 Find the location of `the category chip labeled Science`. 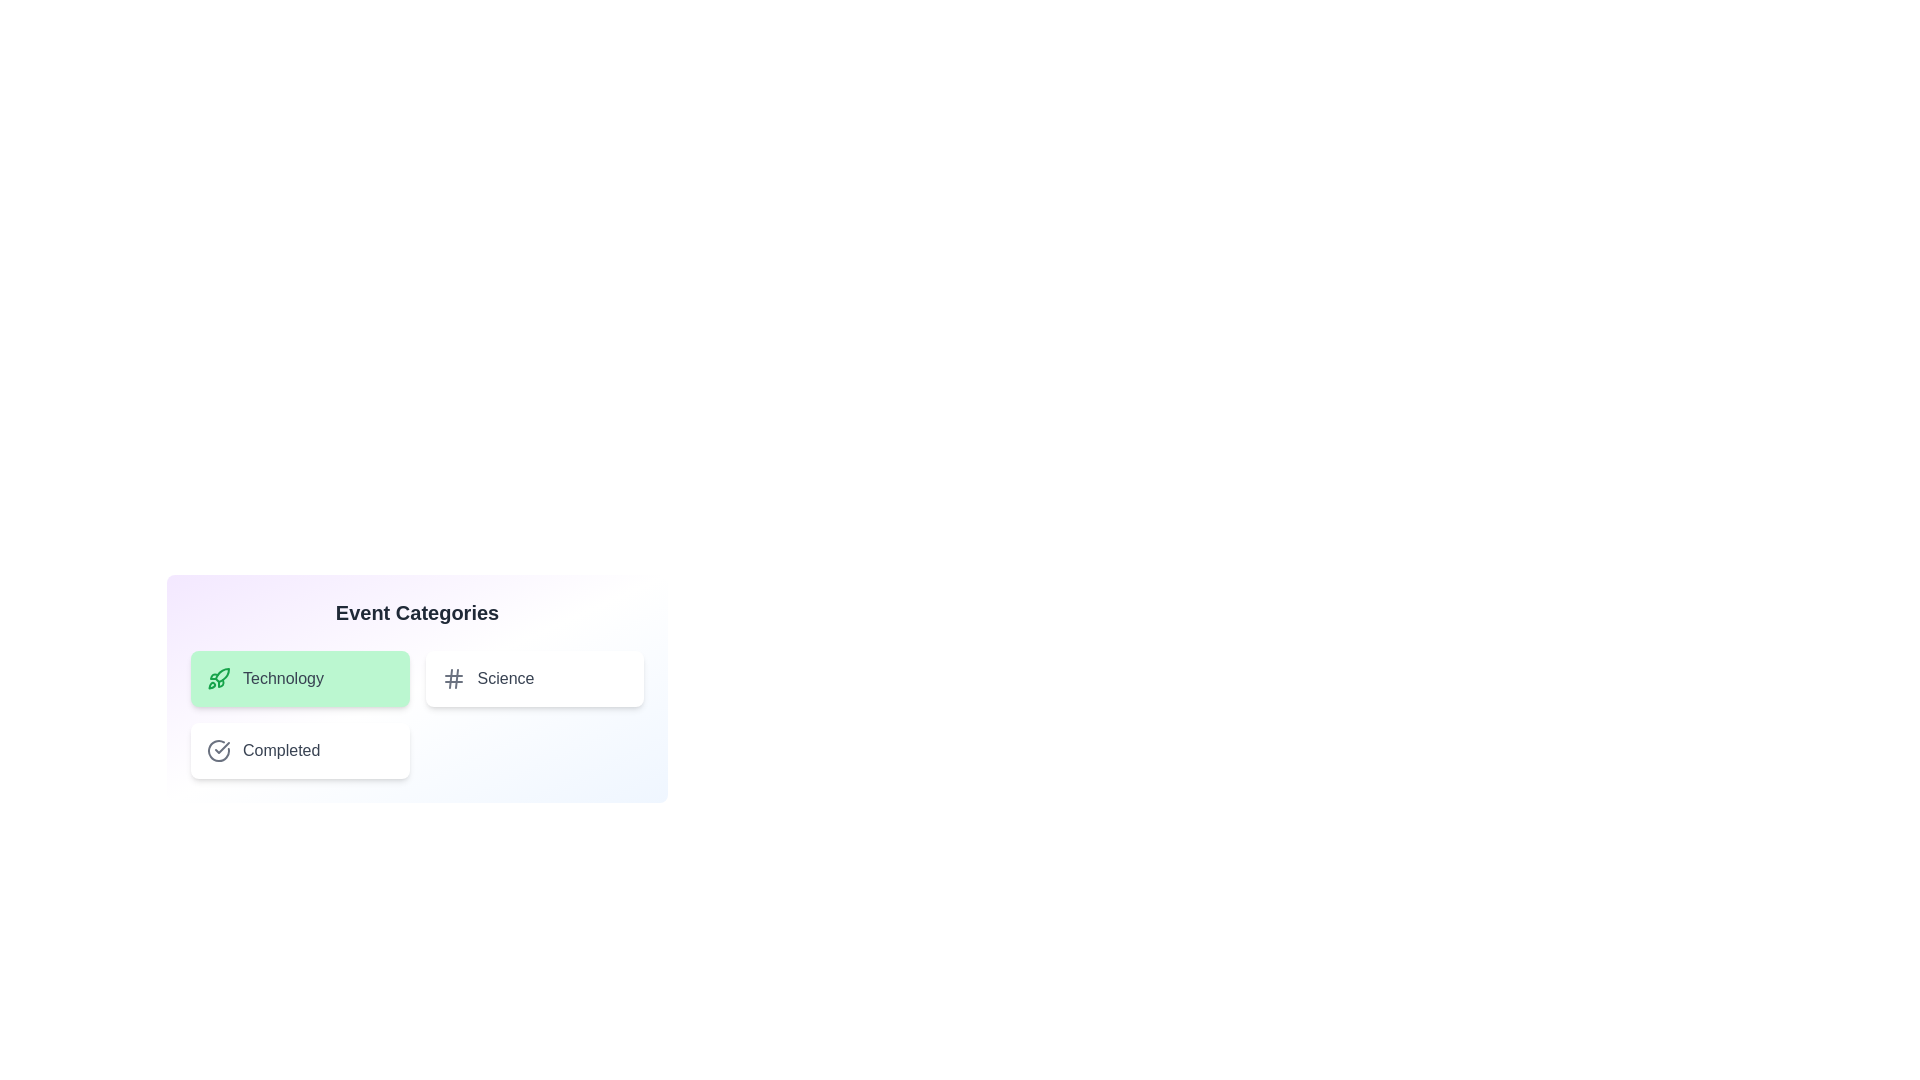

the category chip labeled Science is located at coordinates (534, 677).